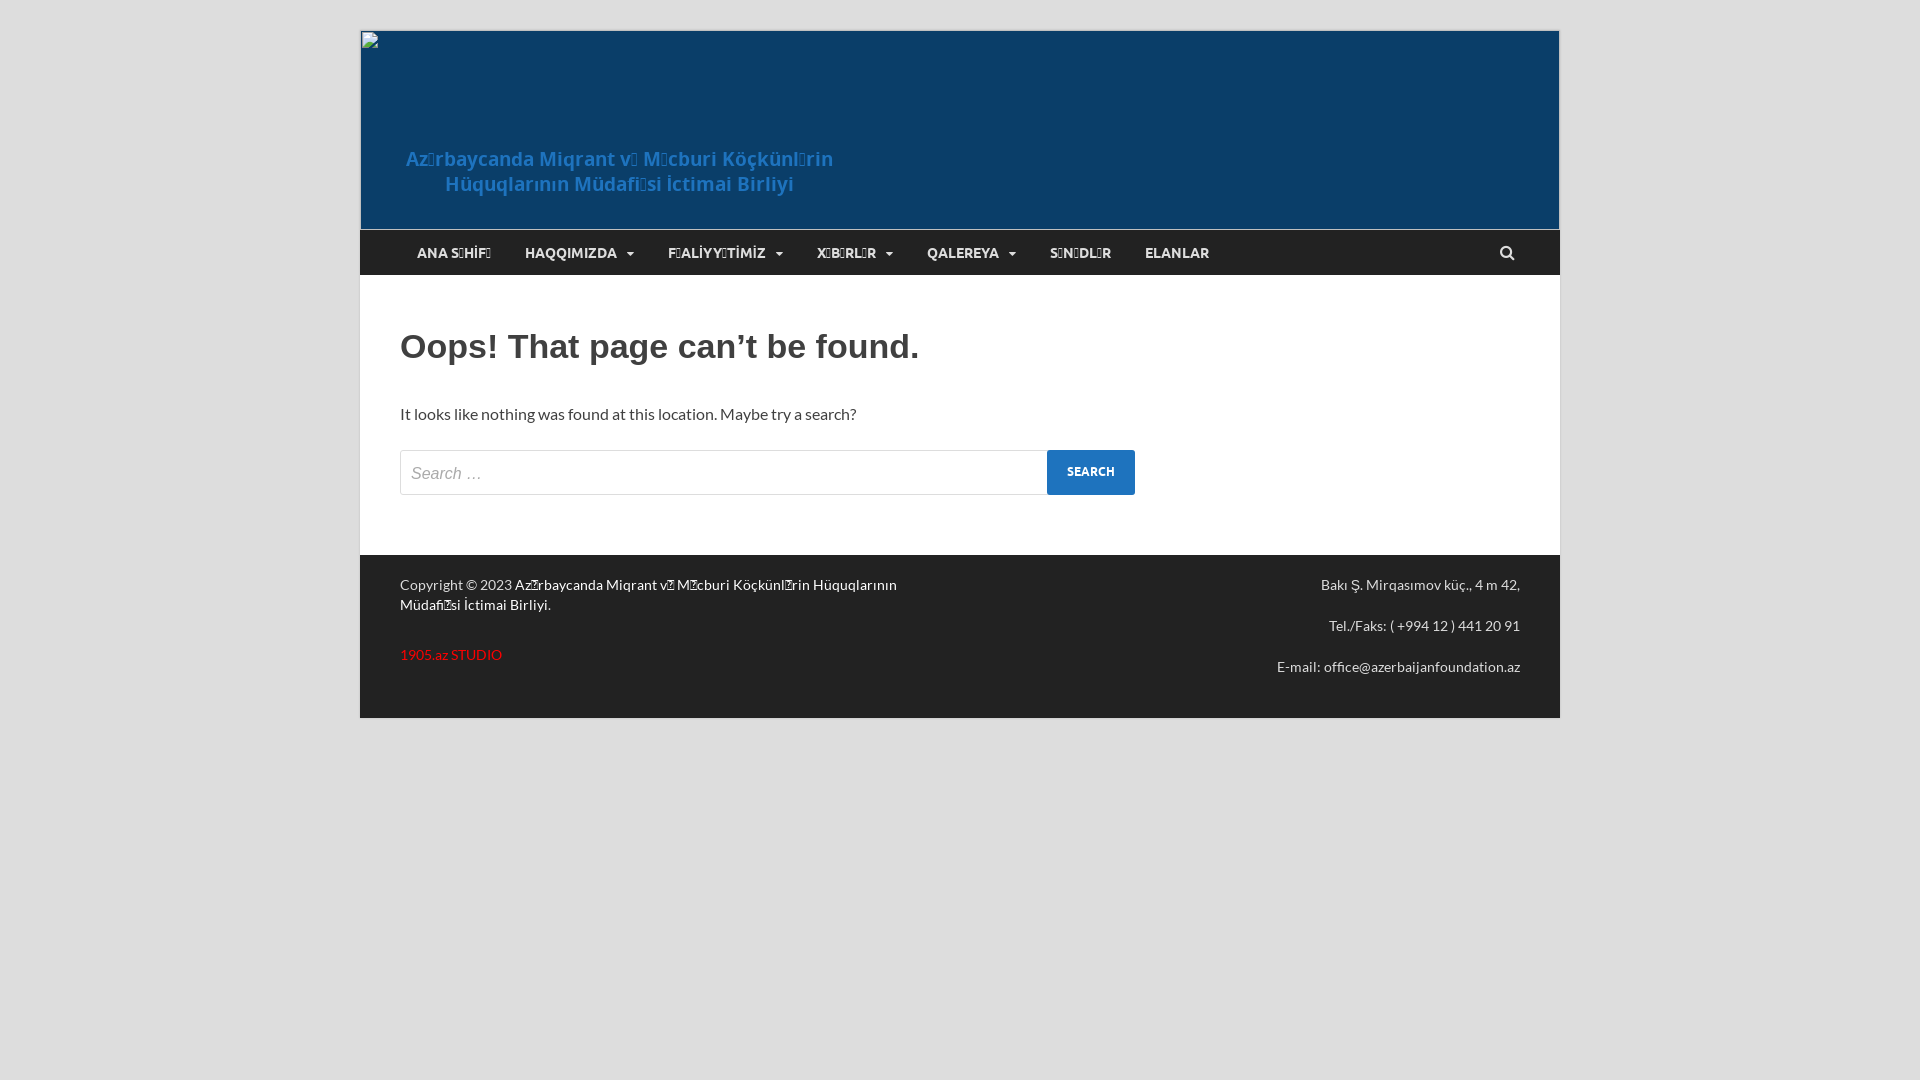 This screenshot has width=1920, height=1080. Describe the element at coordinates (1176, 251) in the screenshot. I see `'ELANLAR'` at that location.